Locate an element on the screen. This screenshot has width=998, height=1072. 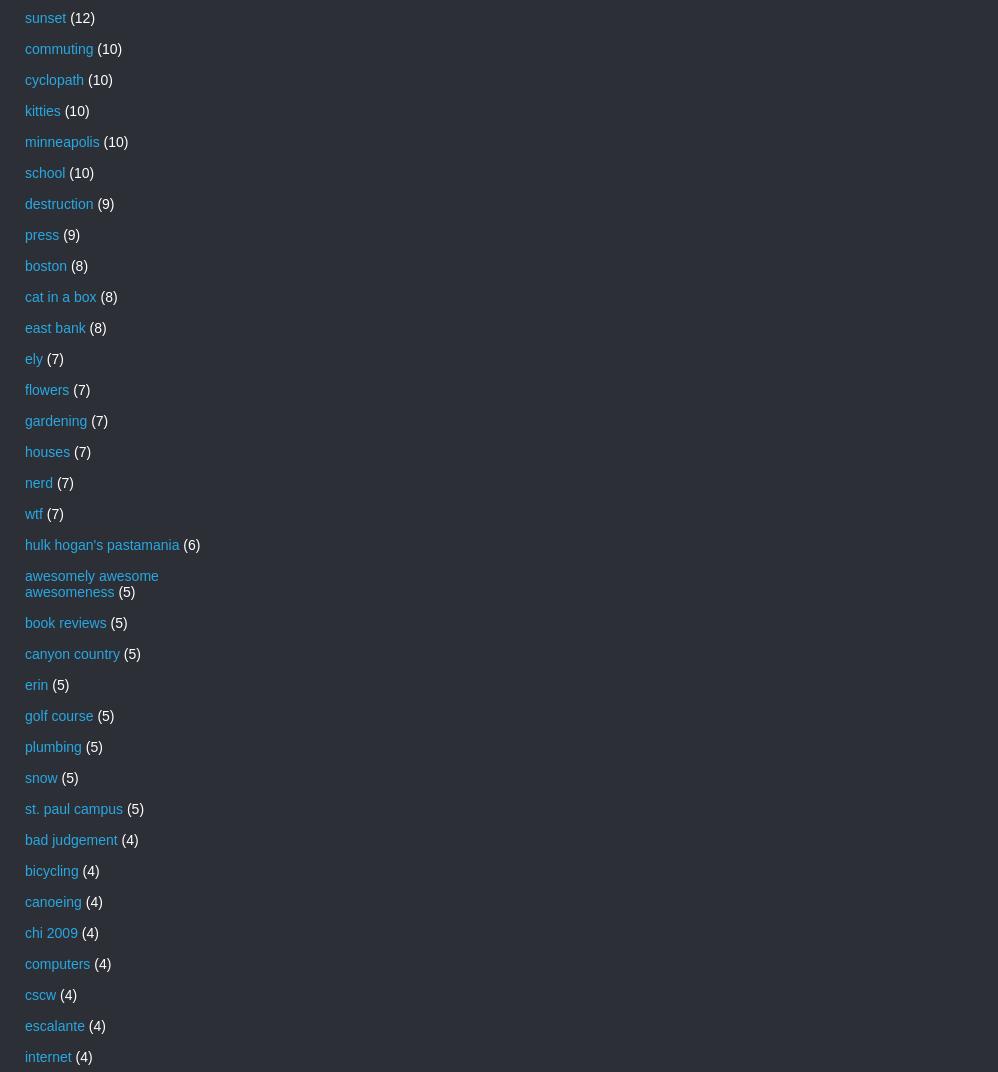
'awesomely awesome awesomeness' is located at coordinates (90, 581).